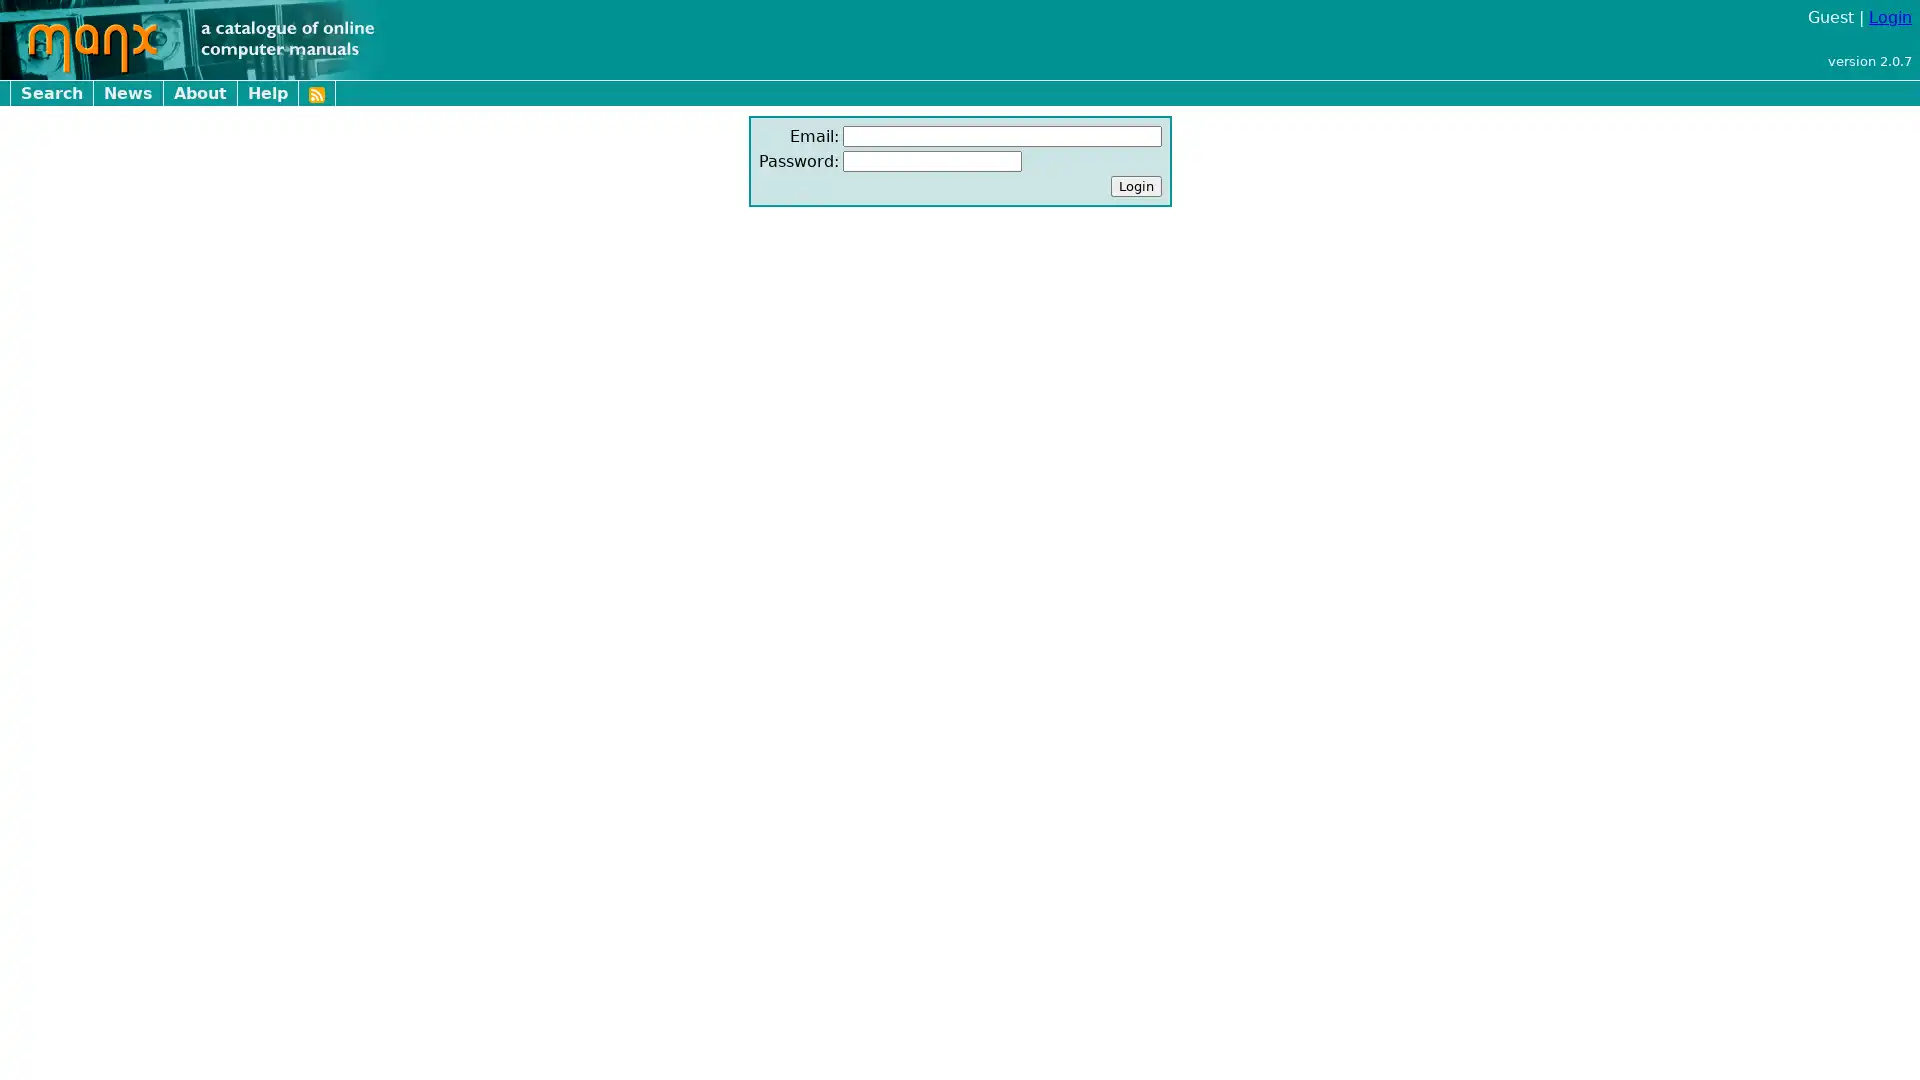 The width and height of the screenshot is (1920, 1080). Describe the element at coordinates (1135, 186) in the screenshot. I see `Login` at that location.